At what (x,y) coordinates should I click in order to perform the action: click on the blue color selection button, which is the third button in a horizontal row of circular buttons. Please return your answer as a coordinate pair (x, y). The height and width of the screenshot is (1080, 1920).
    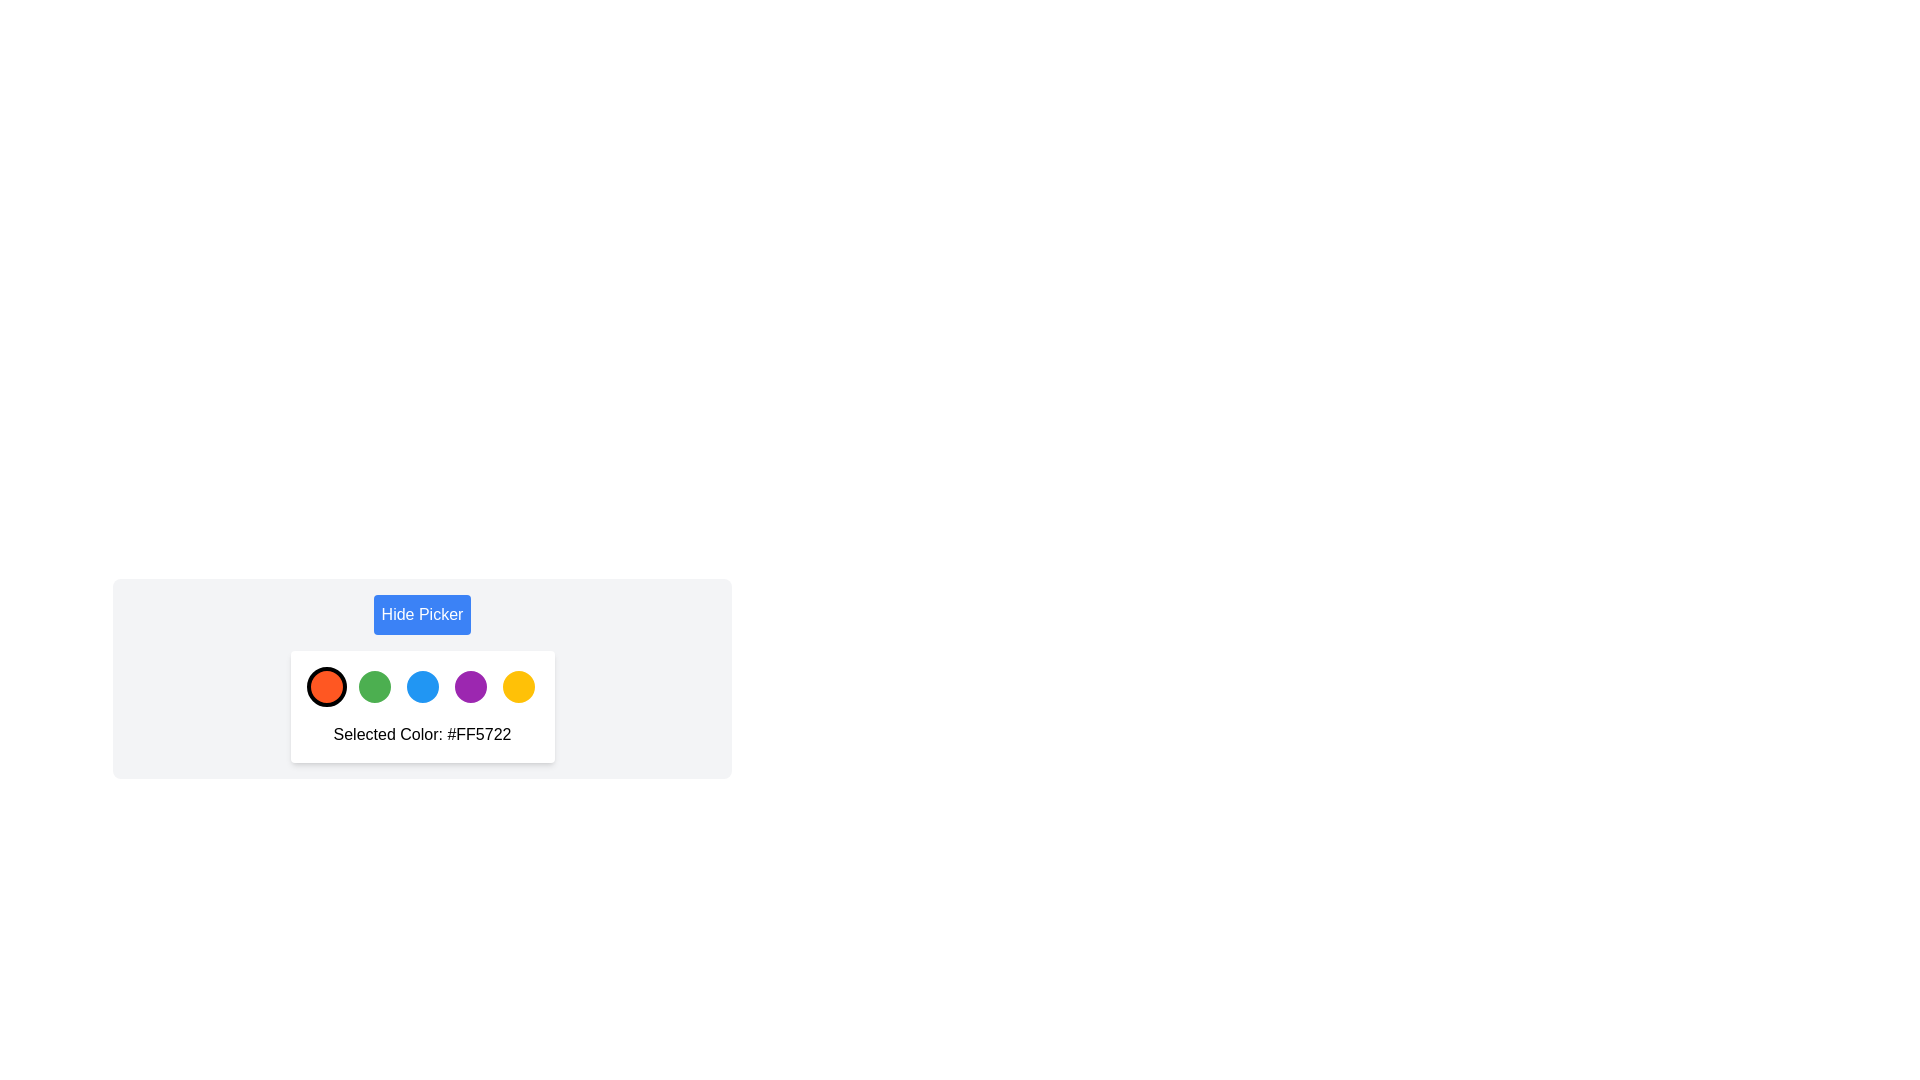
    Looking at the image, I should click on (421, 677).